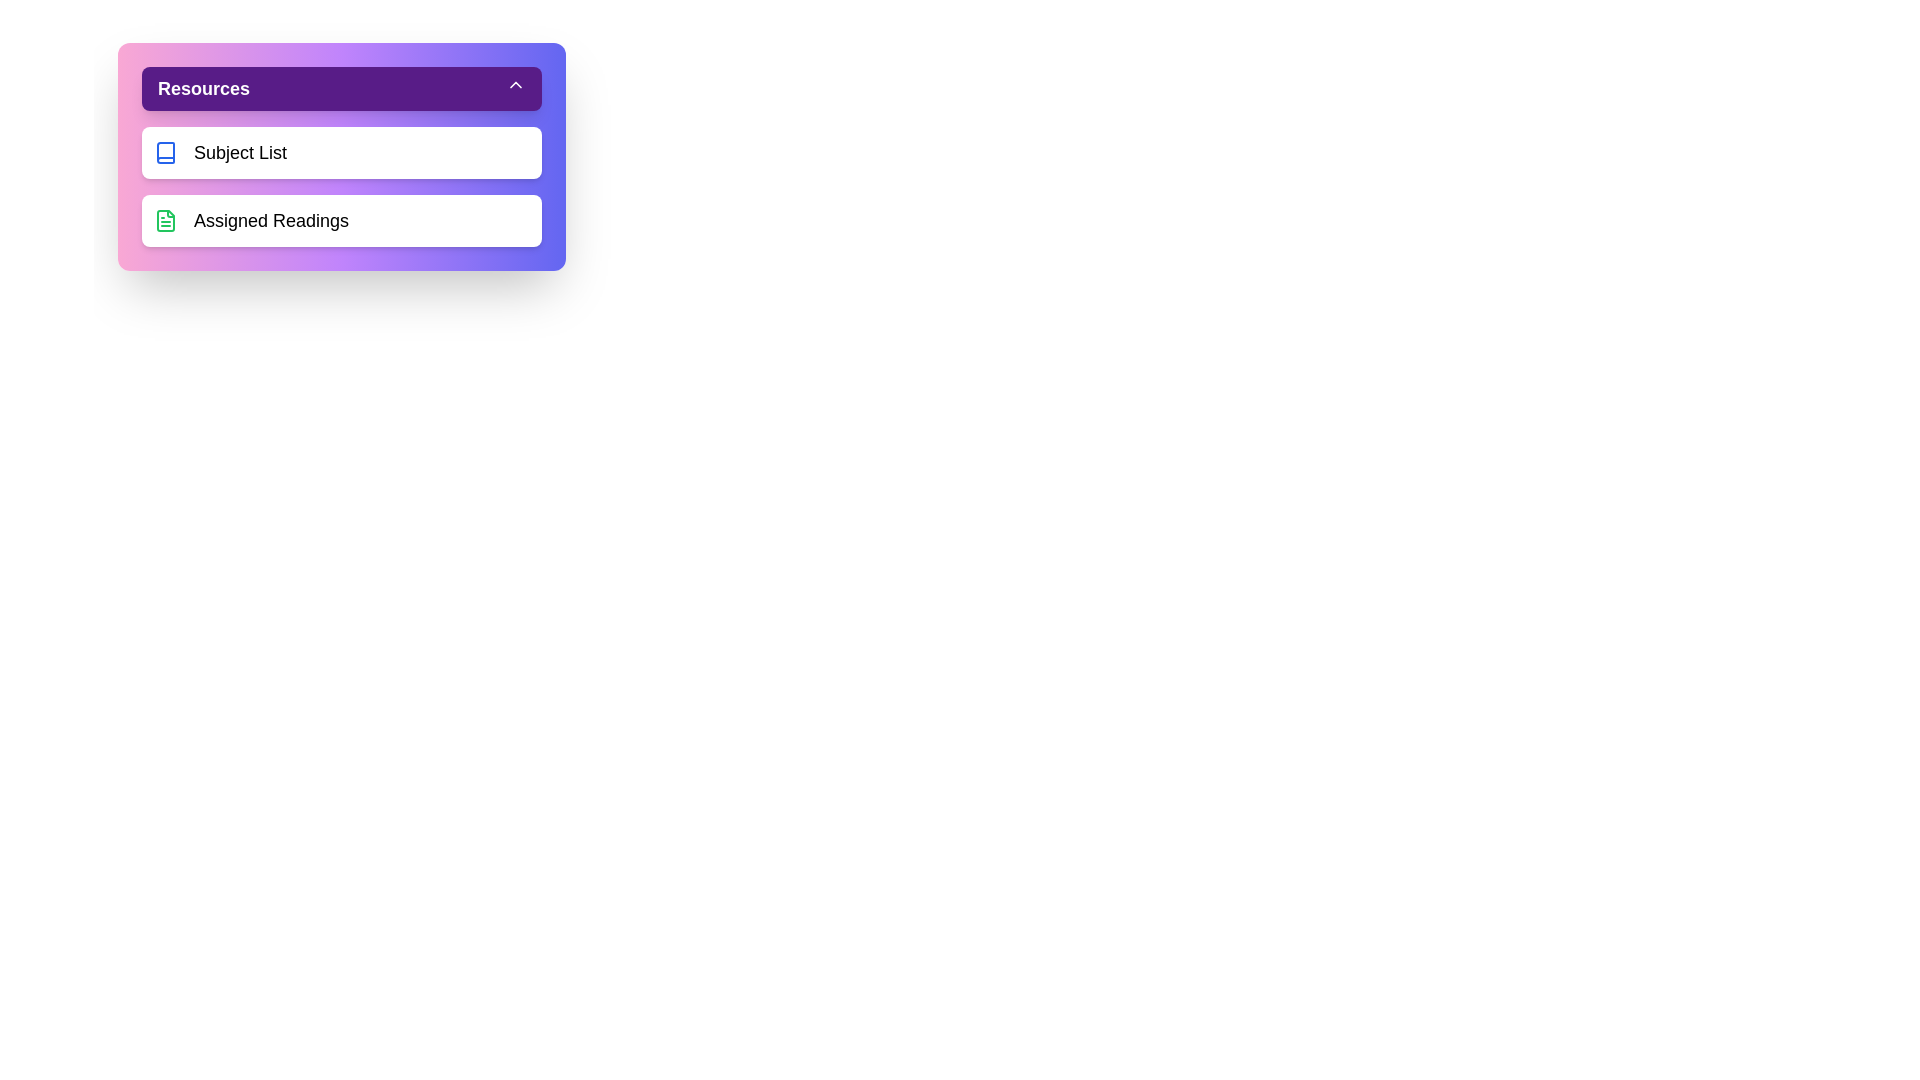 This screenshot has height=1080, width=1920. Describe the element at coordinates (341, 220) in the screenshot. I see `the 'Assigned Readings' list item, which is a rounded rectangle button with a green document icon and black text` at that location.